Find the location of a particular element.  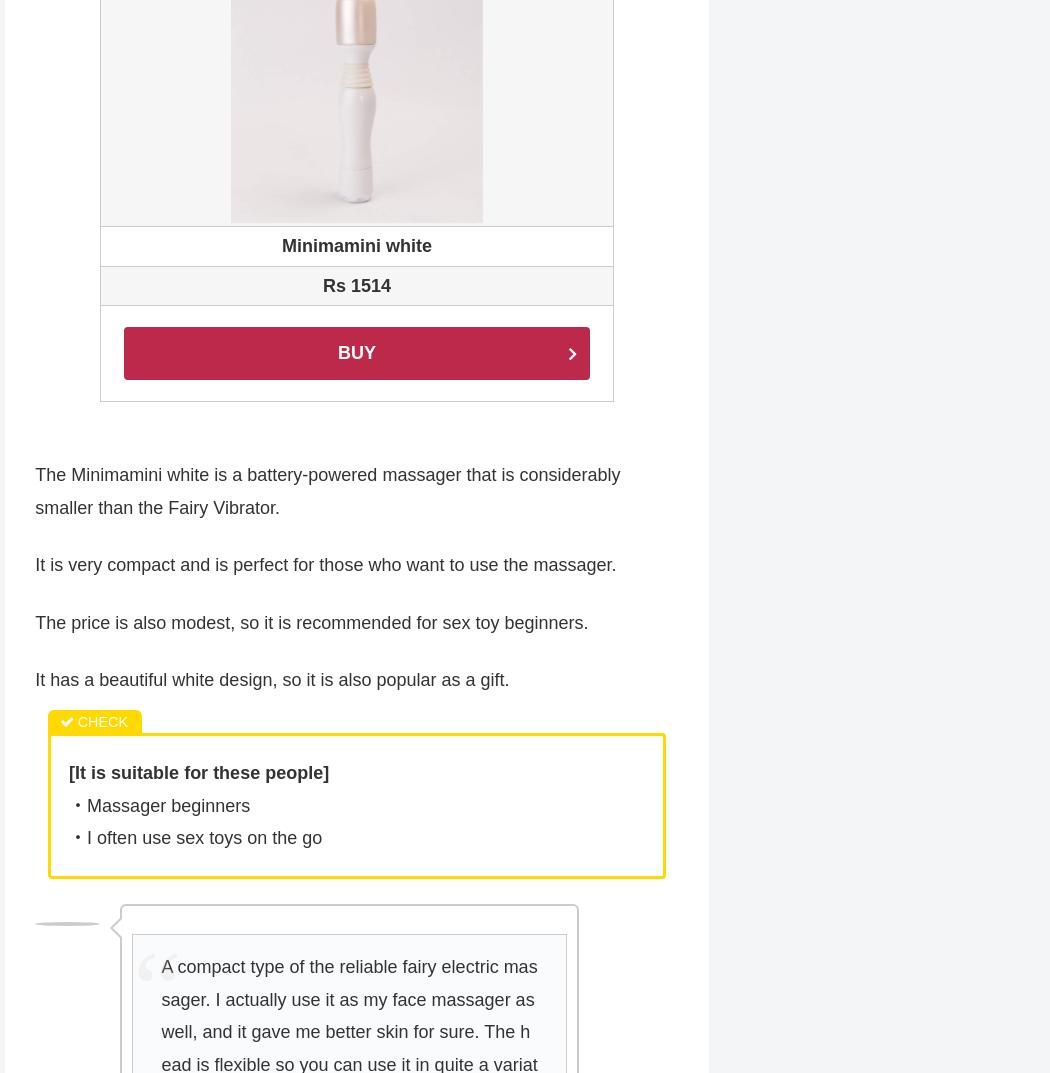

'It is very compact and is perfect for those who want to use the massager.' is located at coordinates (325, 566).